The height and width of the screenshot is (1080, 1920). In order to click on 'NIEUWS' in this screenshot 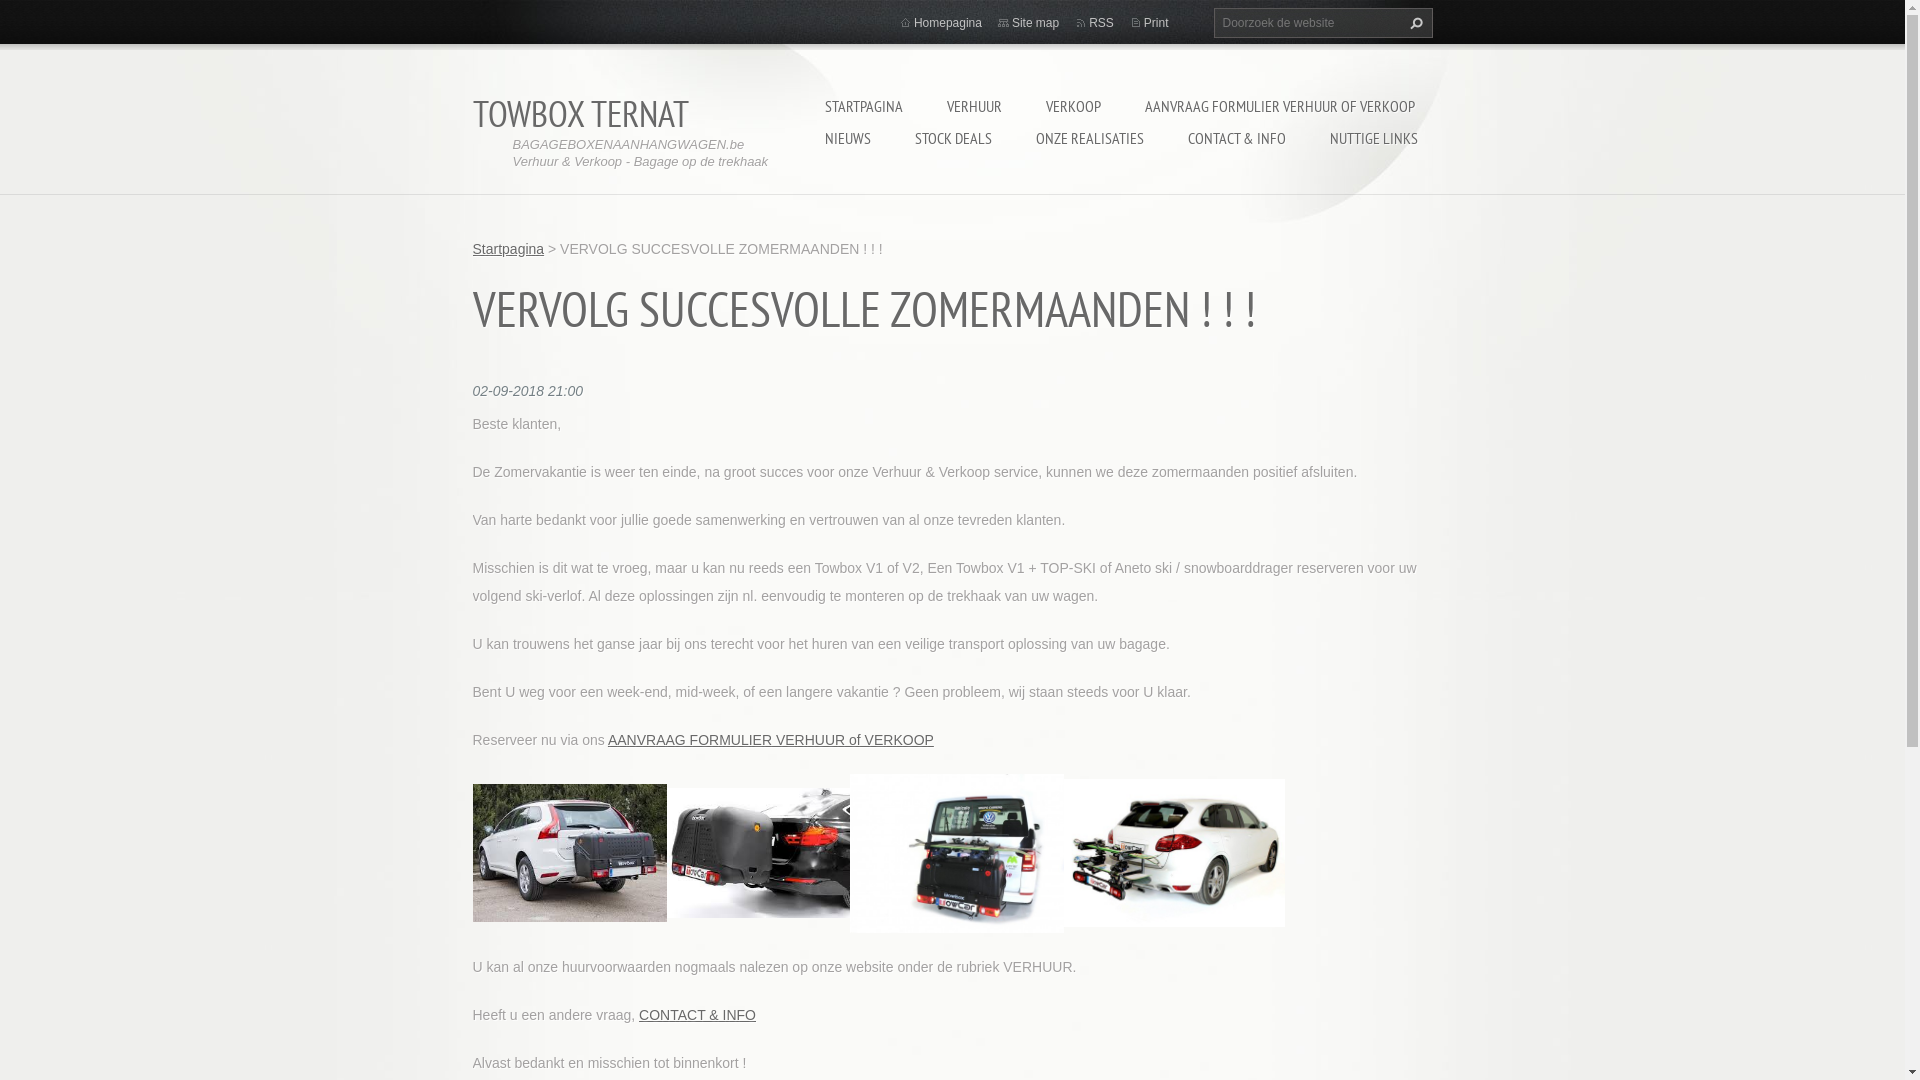, I will do `click(846, 137)`.